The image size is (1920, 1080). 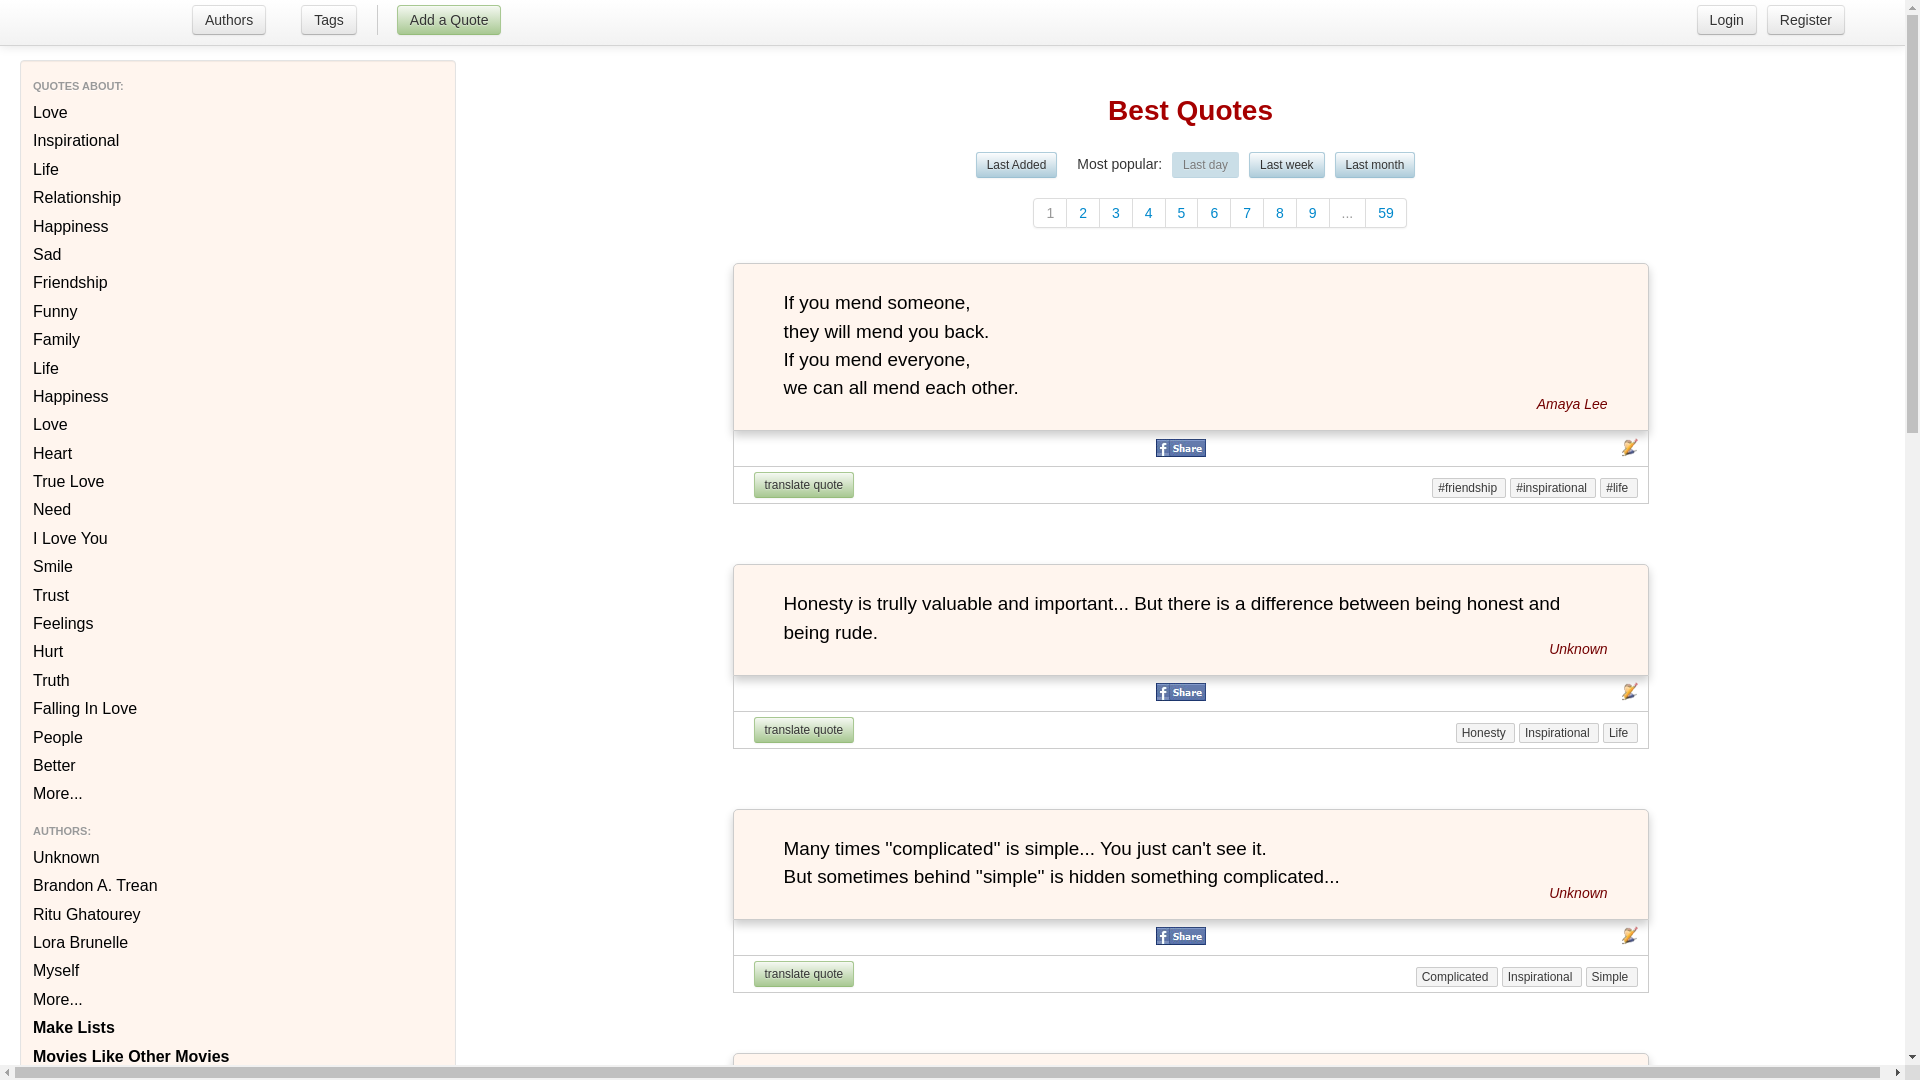 What do you see at coordinates (1115, 212) in the screenshot?
I see `'3'` at bounding box center [1115, 212].